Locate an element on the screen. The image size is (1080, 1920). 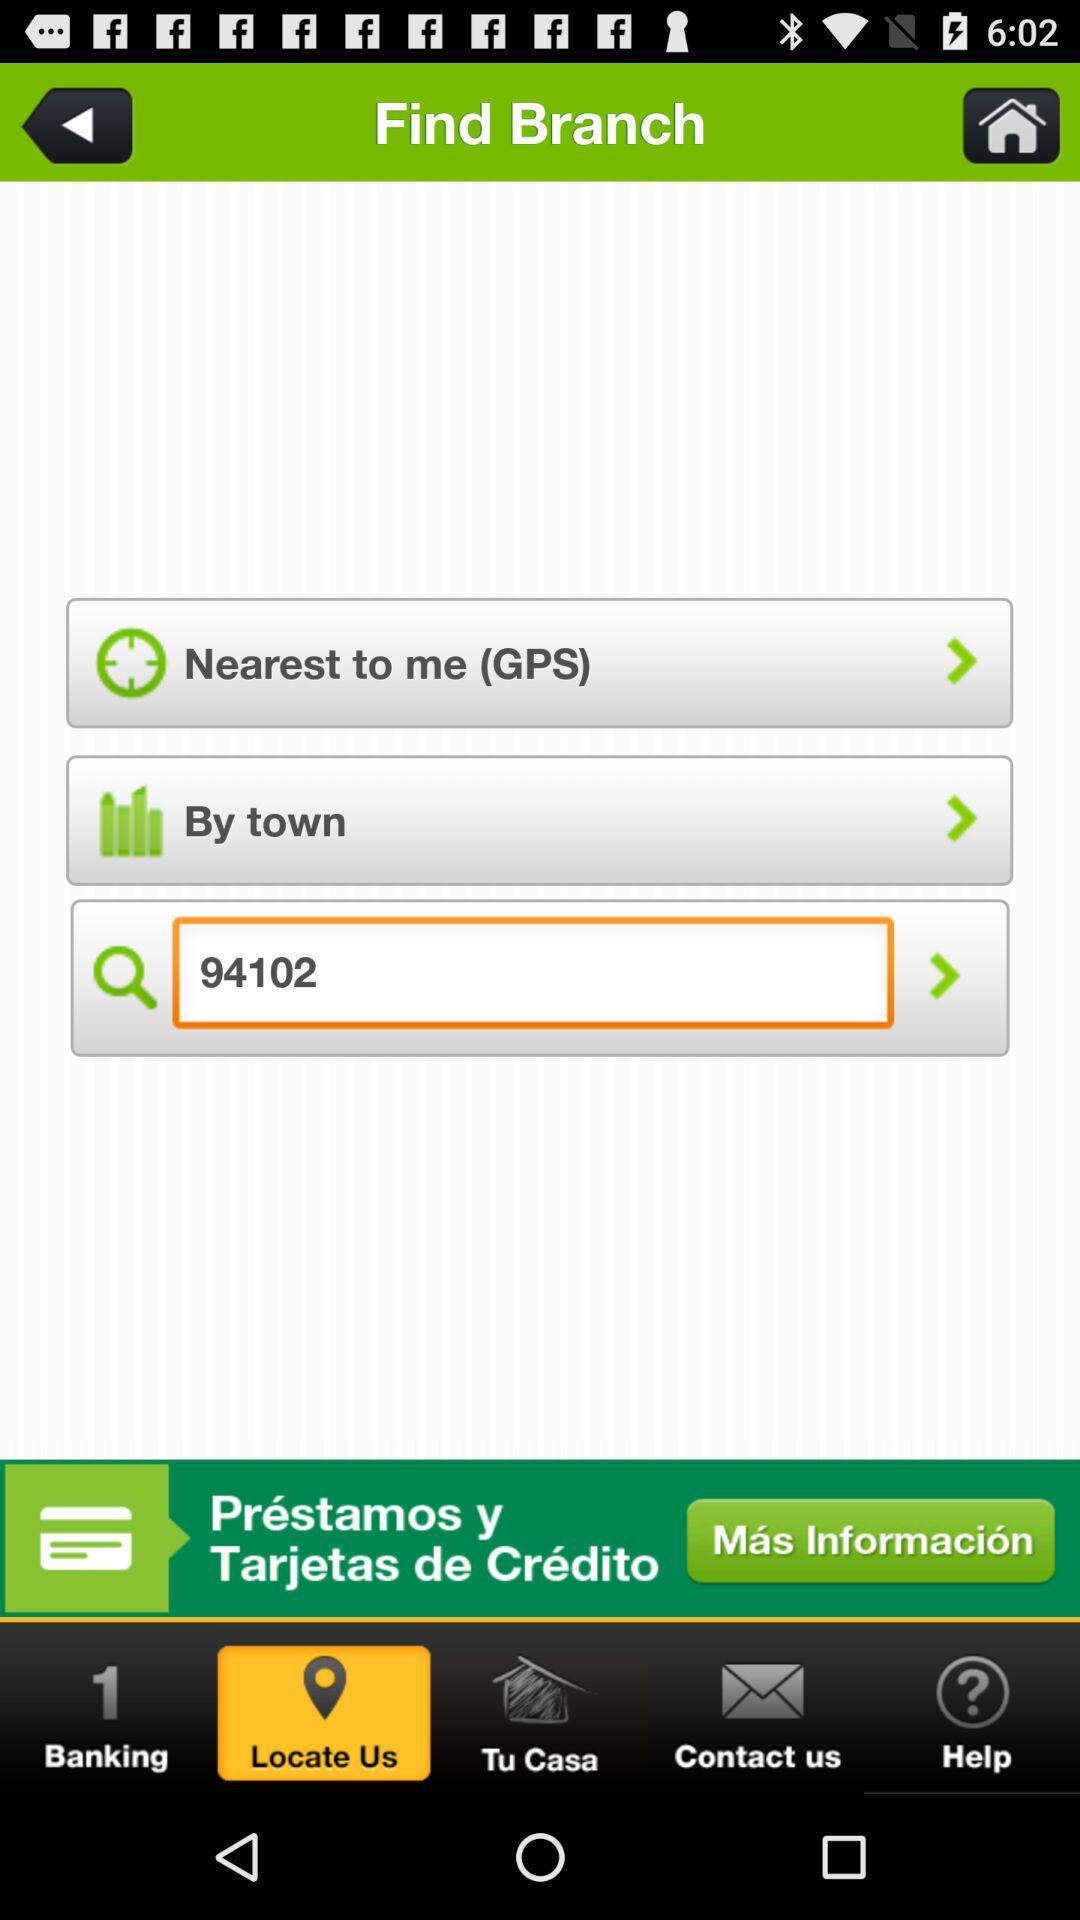
home info page toggle is located at coordinates (540, 1707).